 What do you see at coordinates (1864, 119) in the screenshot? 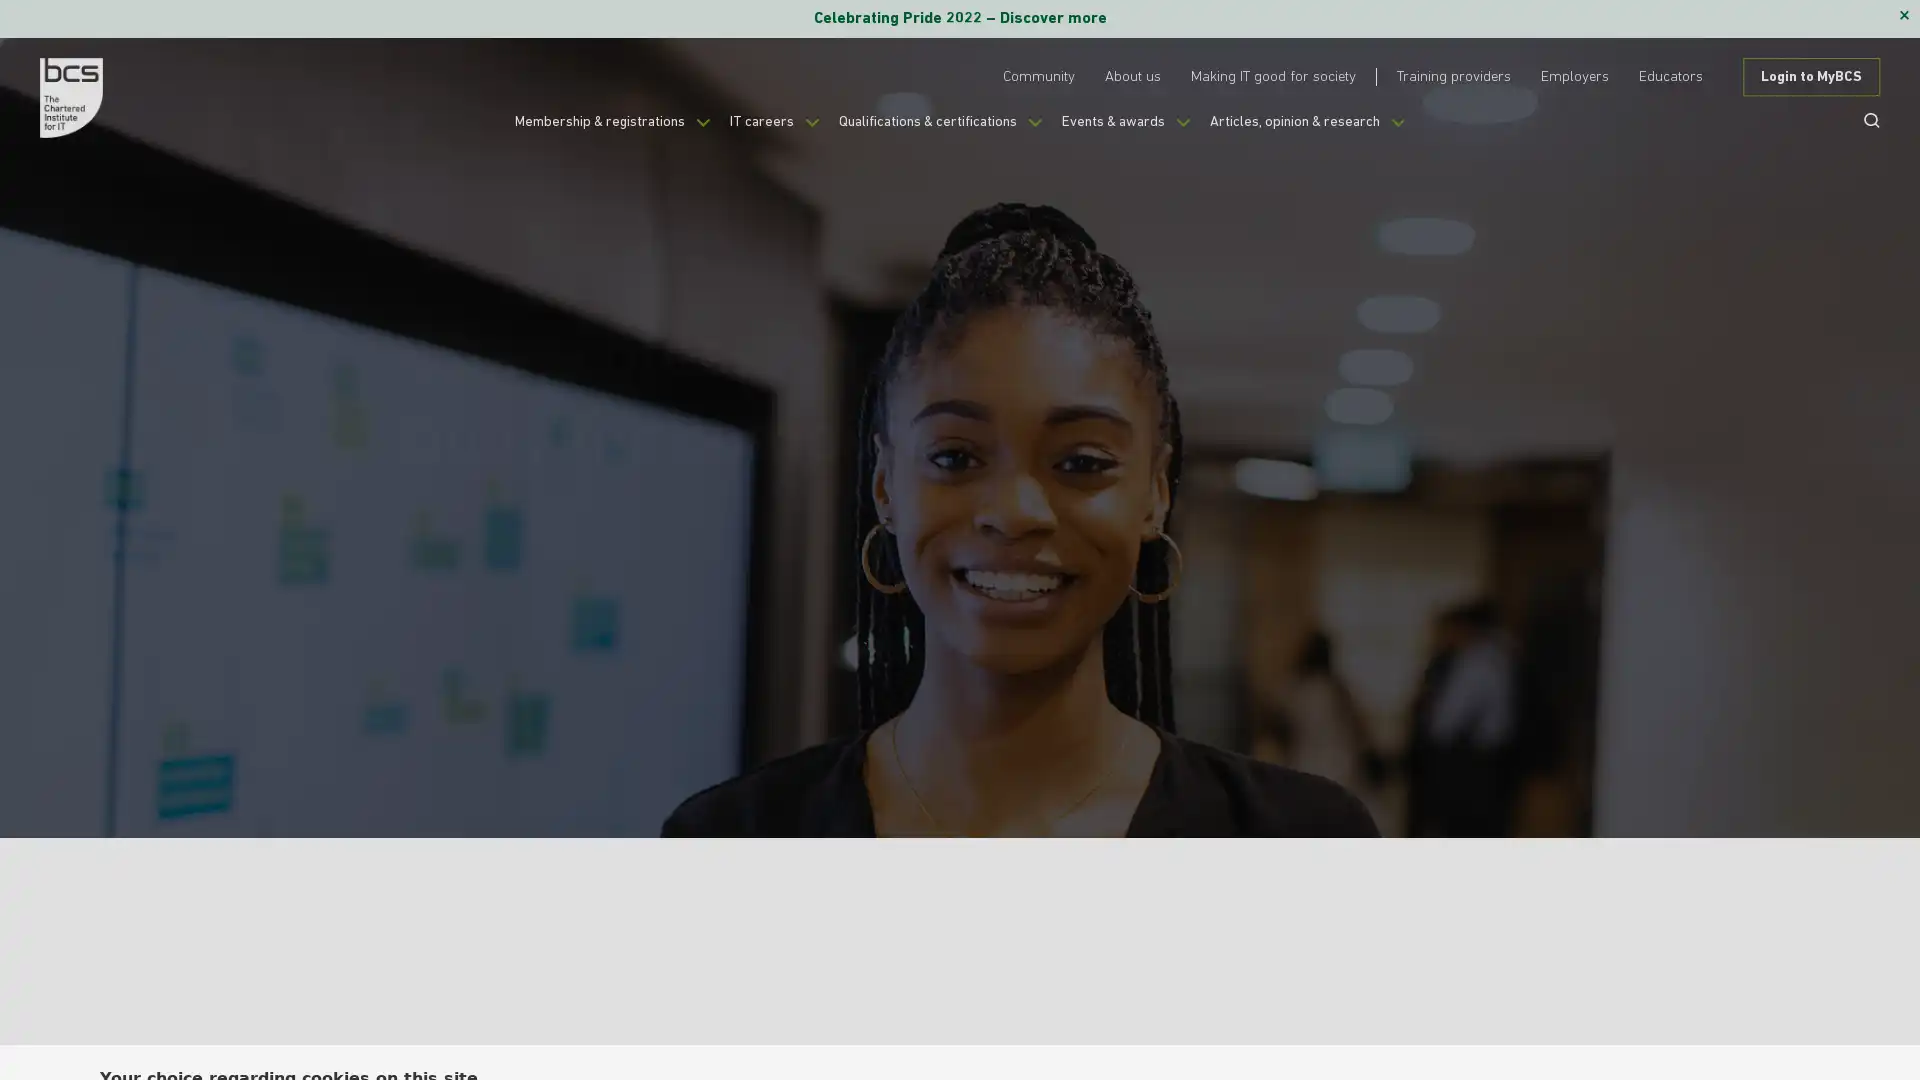
I see `Open Search` at bounding box center [1864, 119].